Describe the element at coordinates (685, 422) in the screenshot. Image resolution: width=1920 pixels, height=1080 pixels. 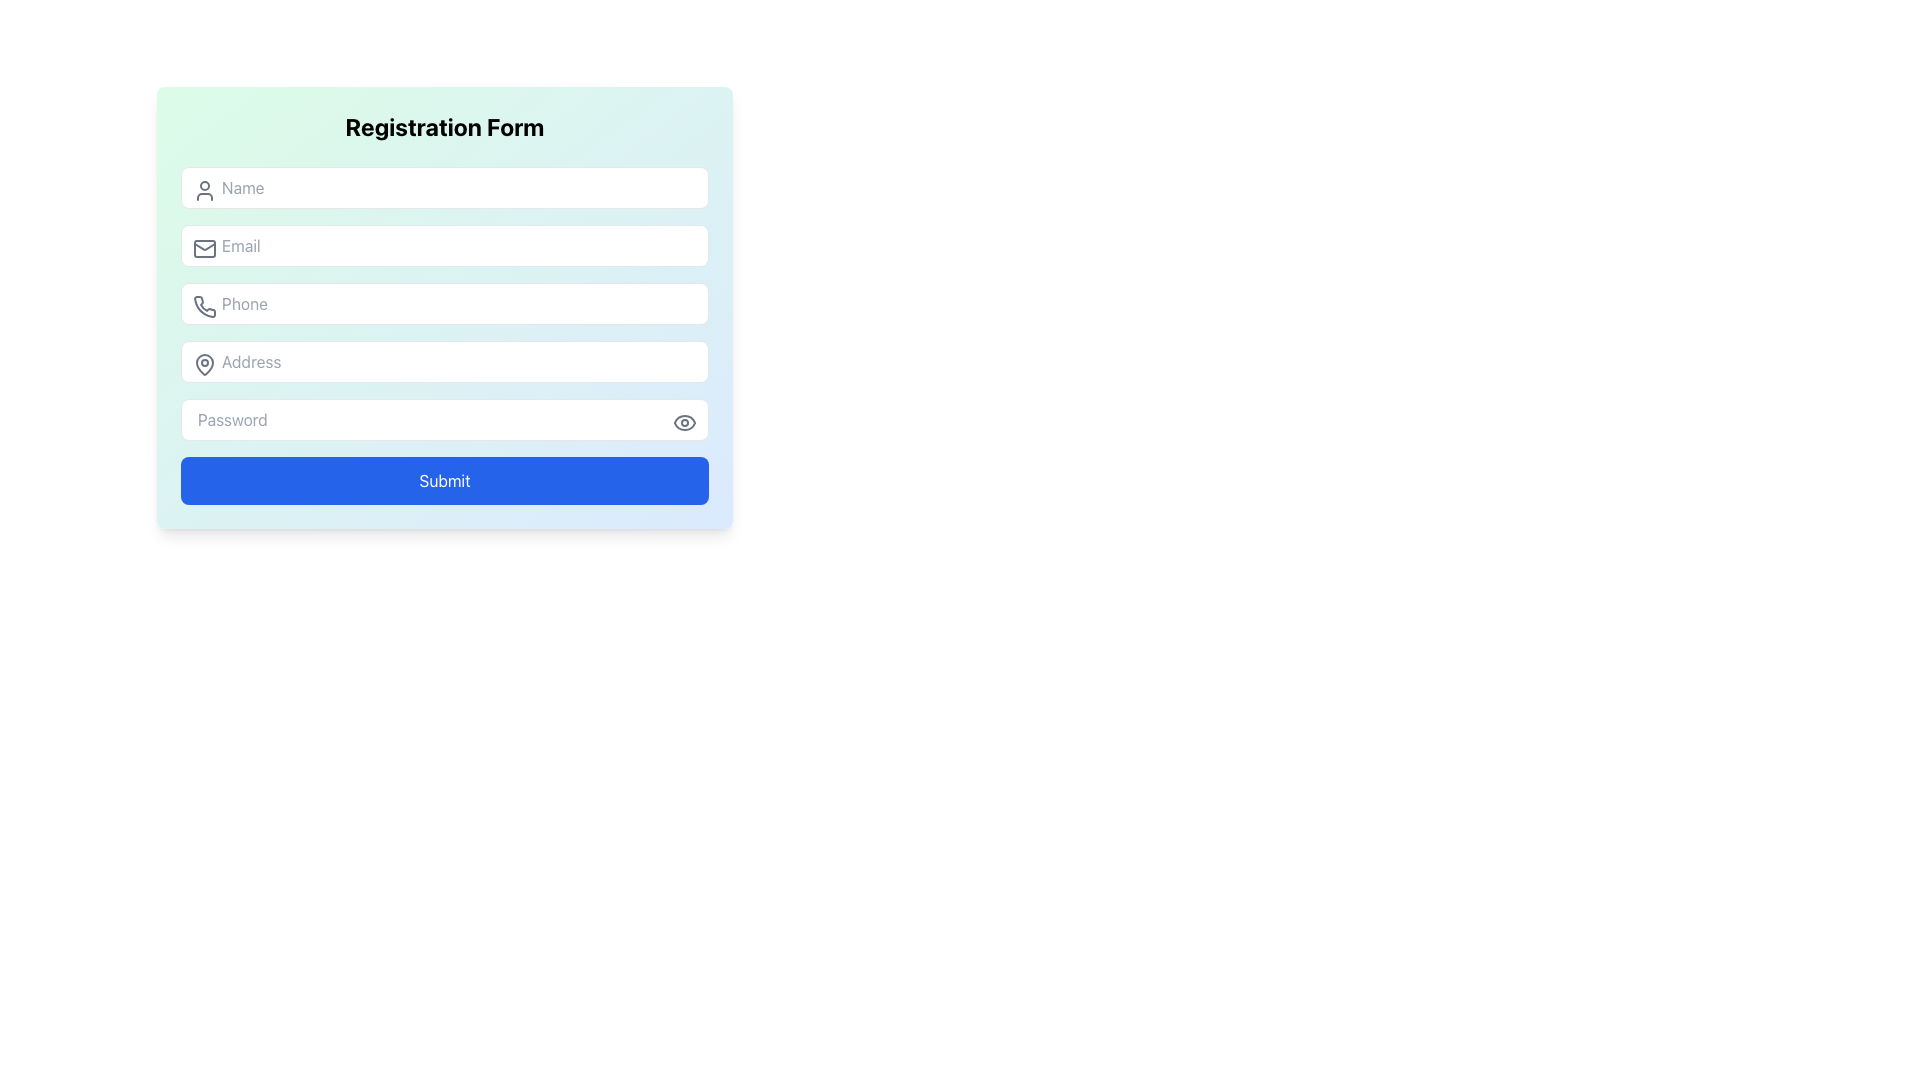
I see `the eye icon component located on the right side of the password input field, which signifies the 'show password' functionality` at that location.